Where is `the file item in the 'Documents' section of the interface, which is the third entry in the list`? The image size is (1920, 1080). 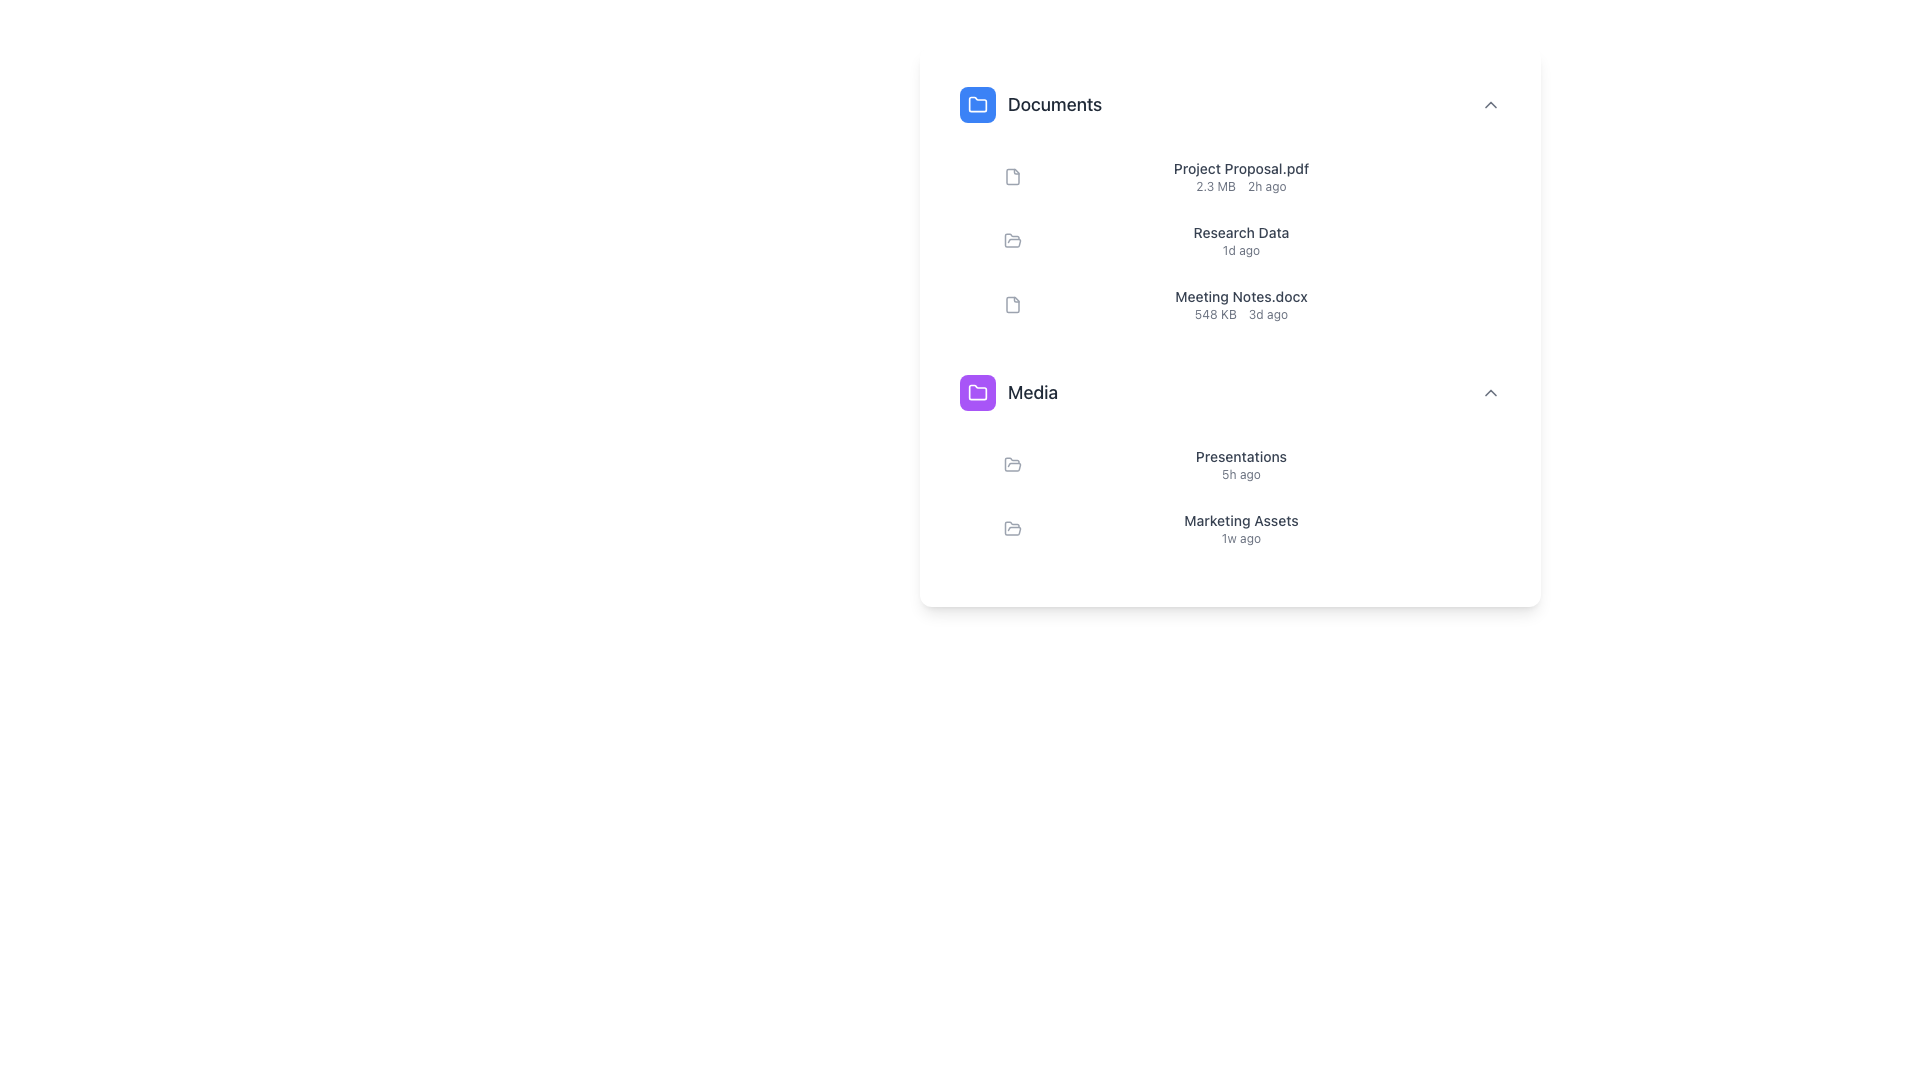
the file item in the 'Documents' section of the interface, which is the third entry in the list is located at coordinates (1240, 304).